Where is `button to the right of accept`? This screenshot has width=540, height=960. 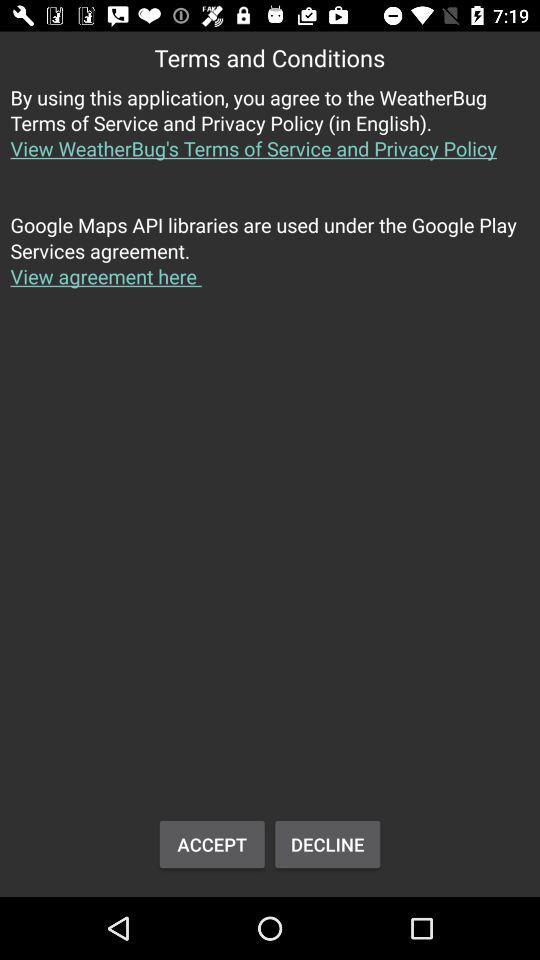
button to the right of accept is located at coordinates (327, 843).